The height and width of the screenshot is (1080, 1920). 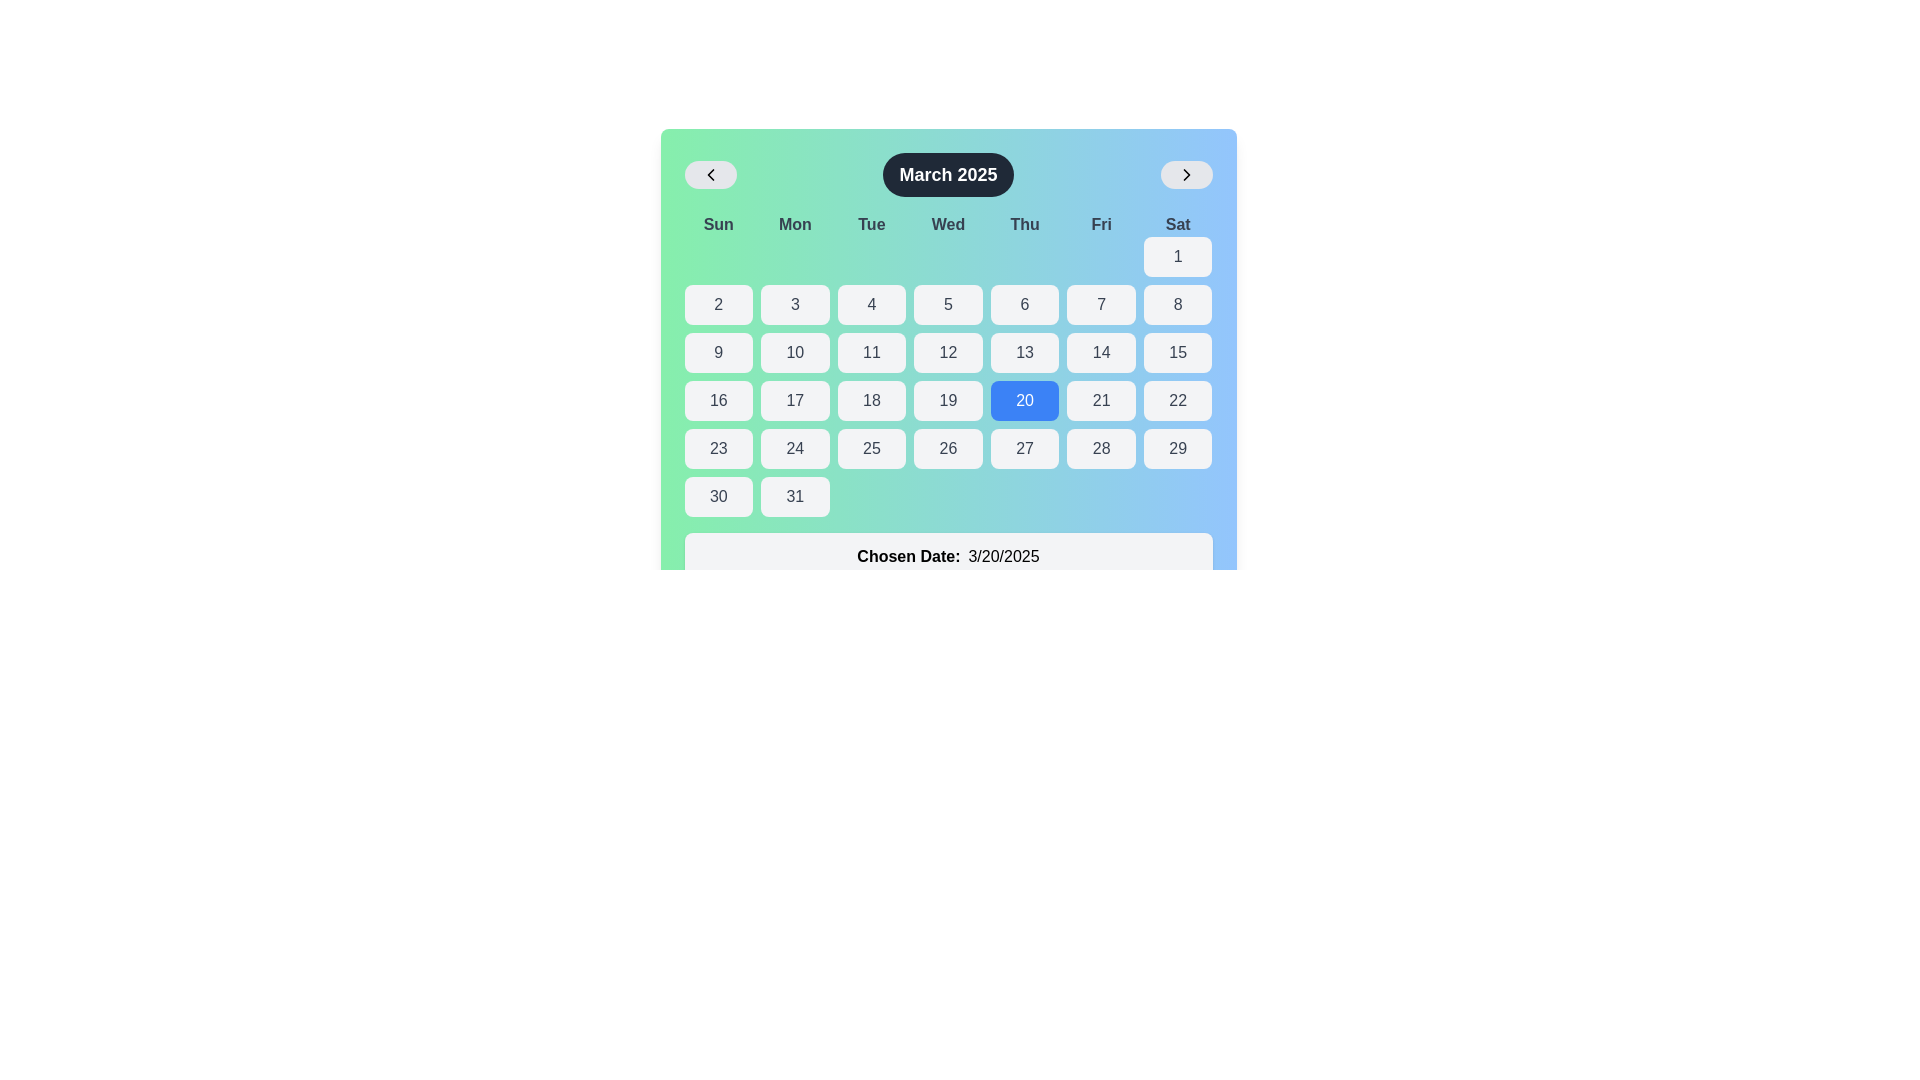 What do you see at coordinates (1025, 224) in the screenshot?
I see `the static text label displaying 'Thu' in bold gray font, located in the week header of the calendar, positioned between 'Wed' and 'Fri'` at bounding box center [1025, 224].